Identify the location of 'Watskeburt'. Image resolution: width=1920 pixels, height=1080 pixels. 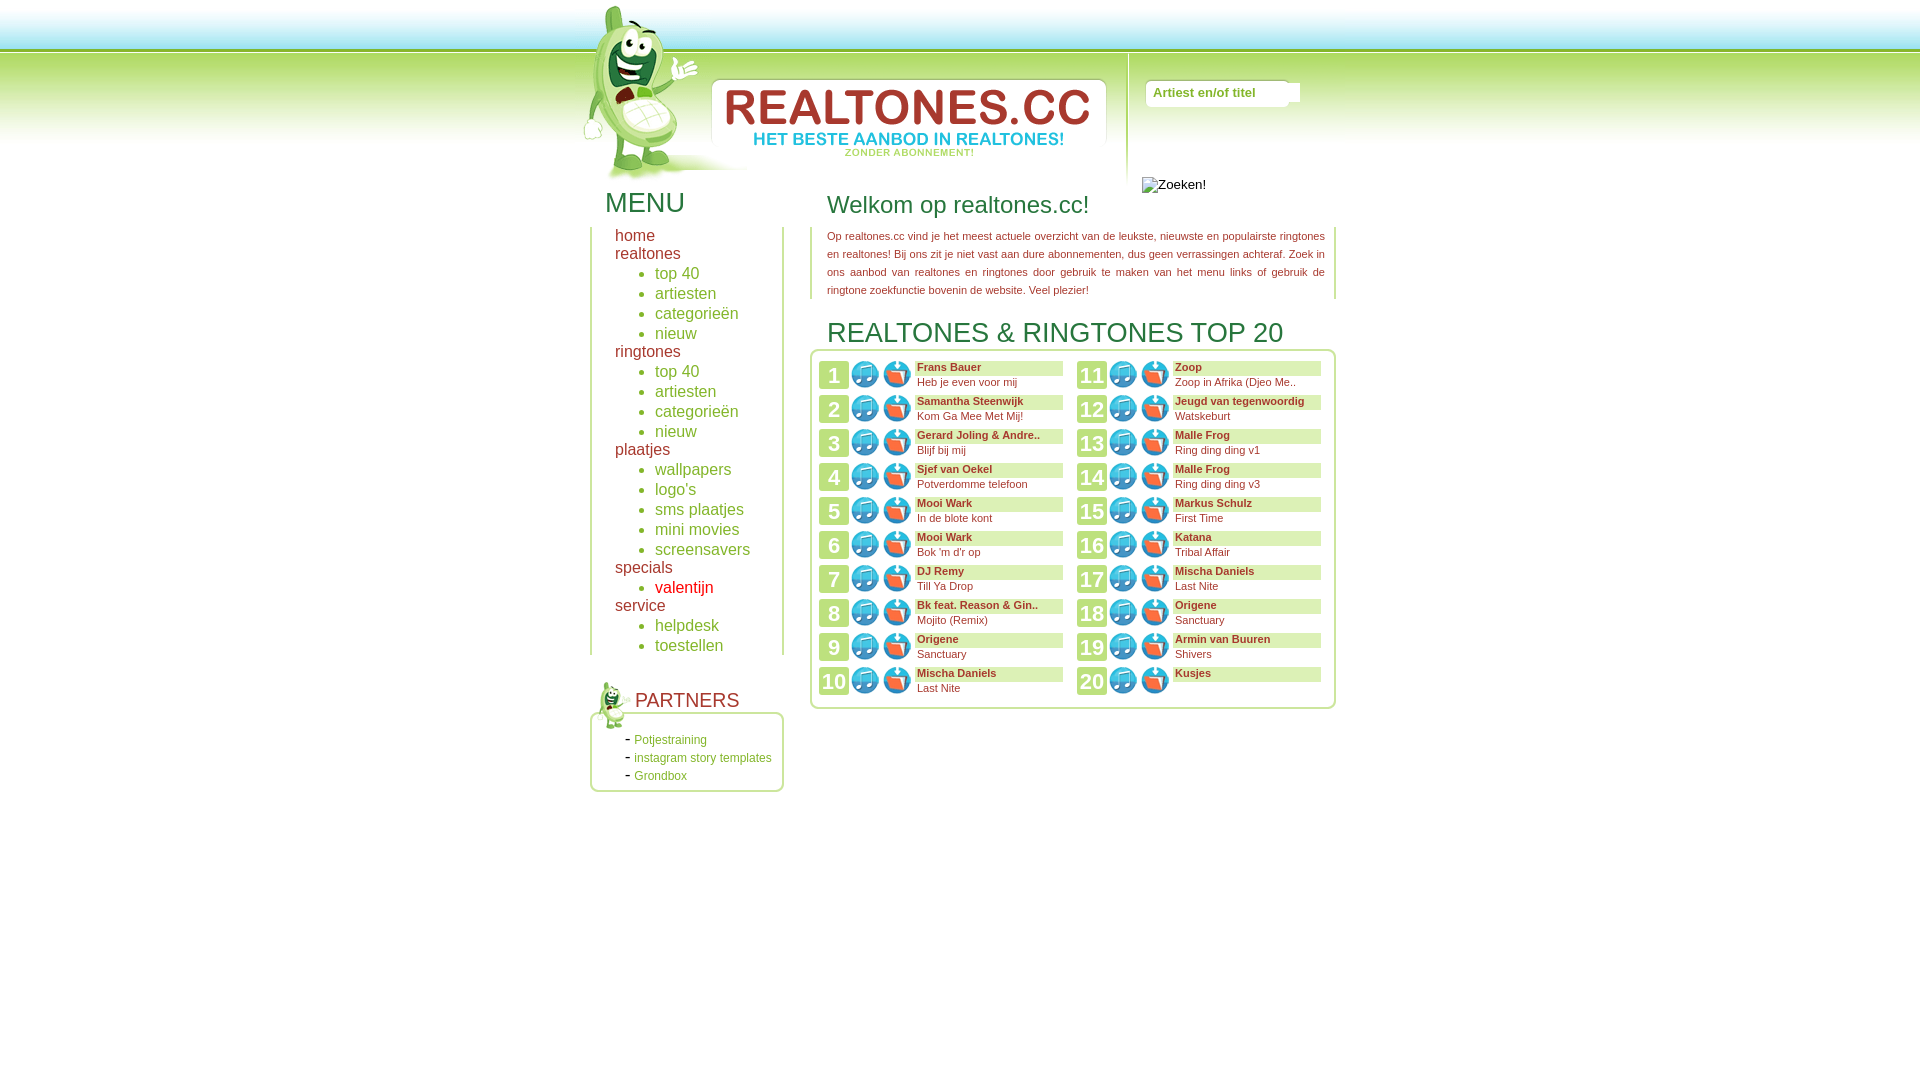
(1201, 415).